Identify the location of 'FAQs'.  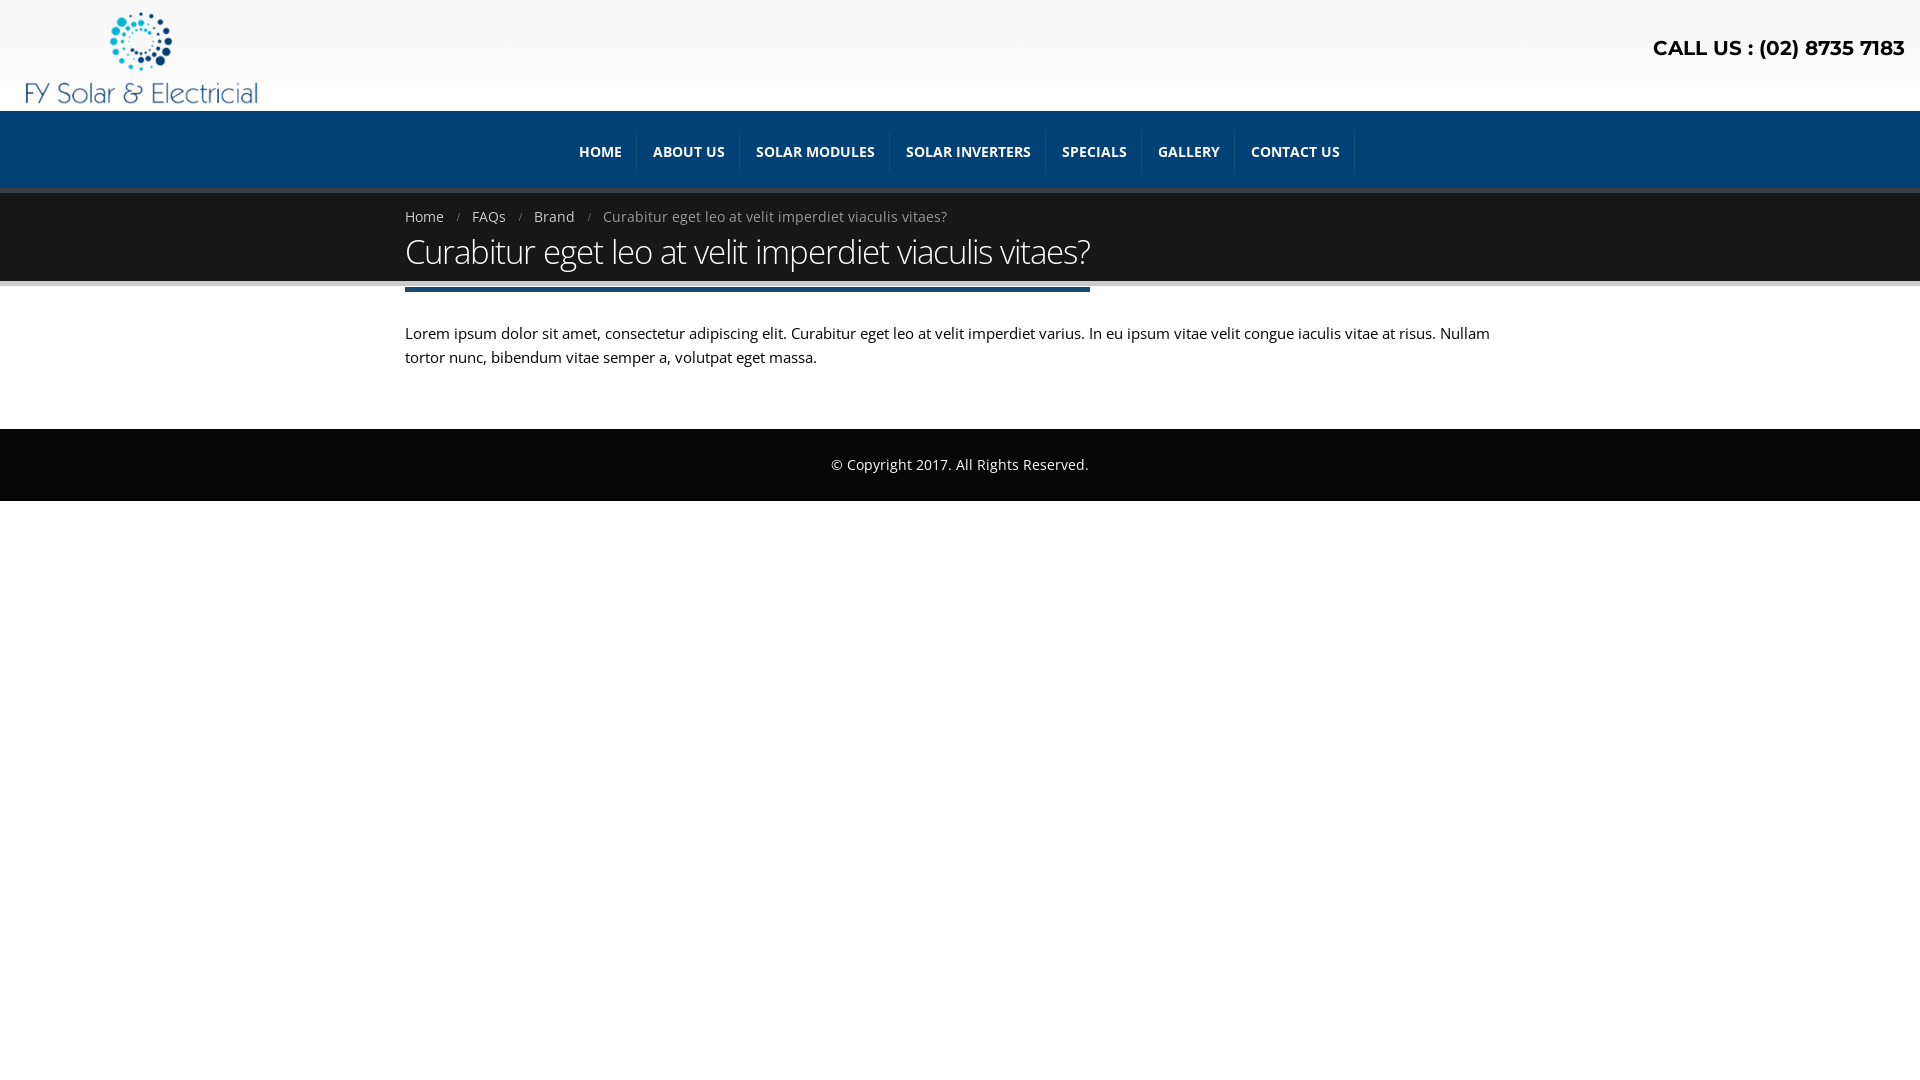
(489, 216).